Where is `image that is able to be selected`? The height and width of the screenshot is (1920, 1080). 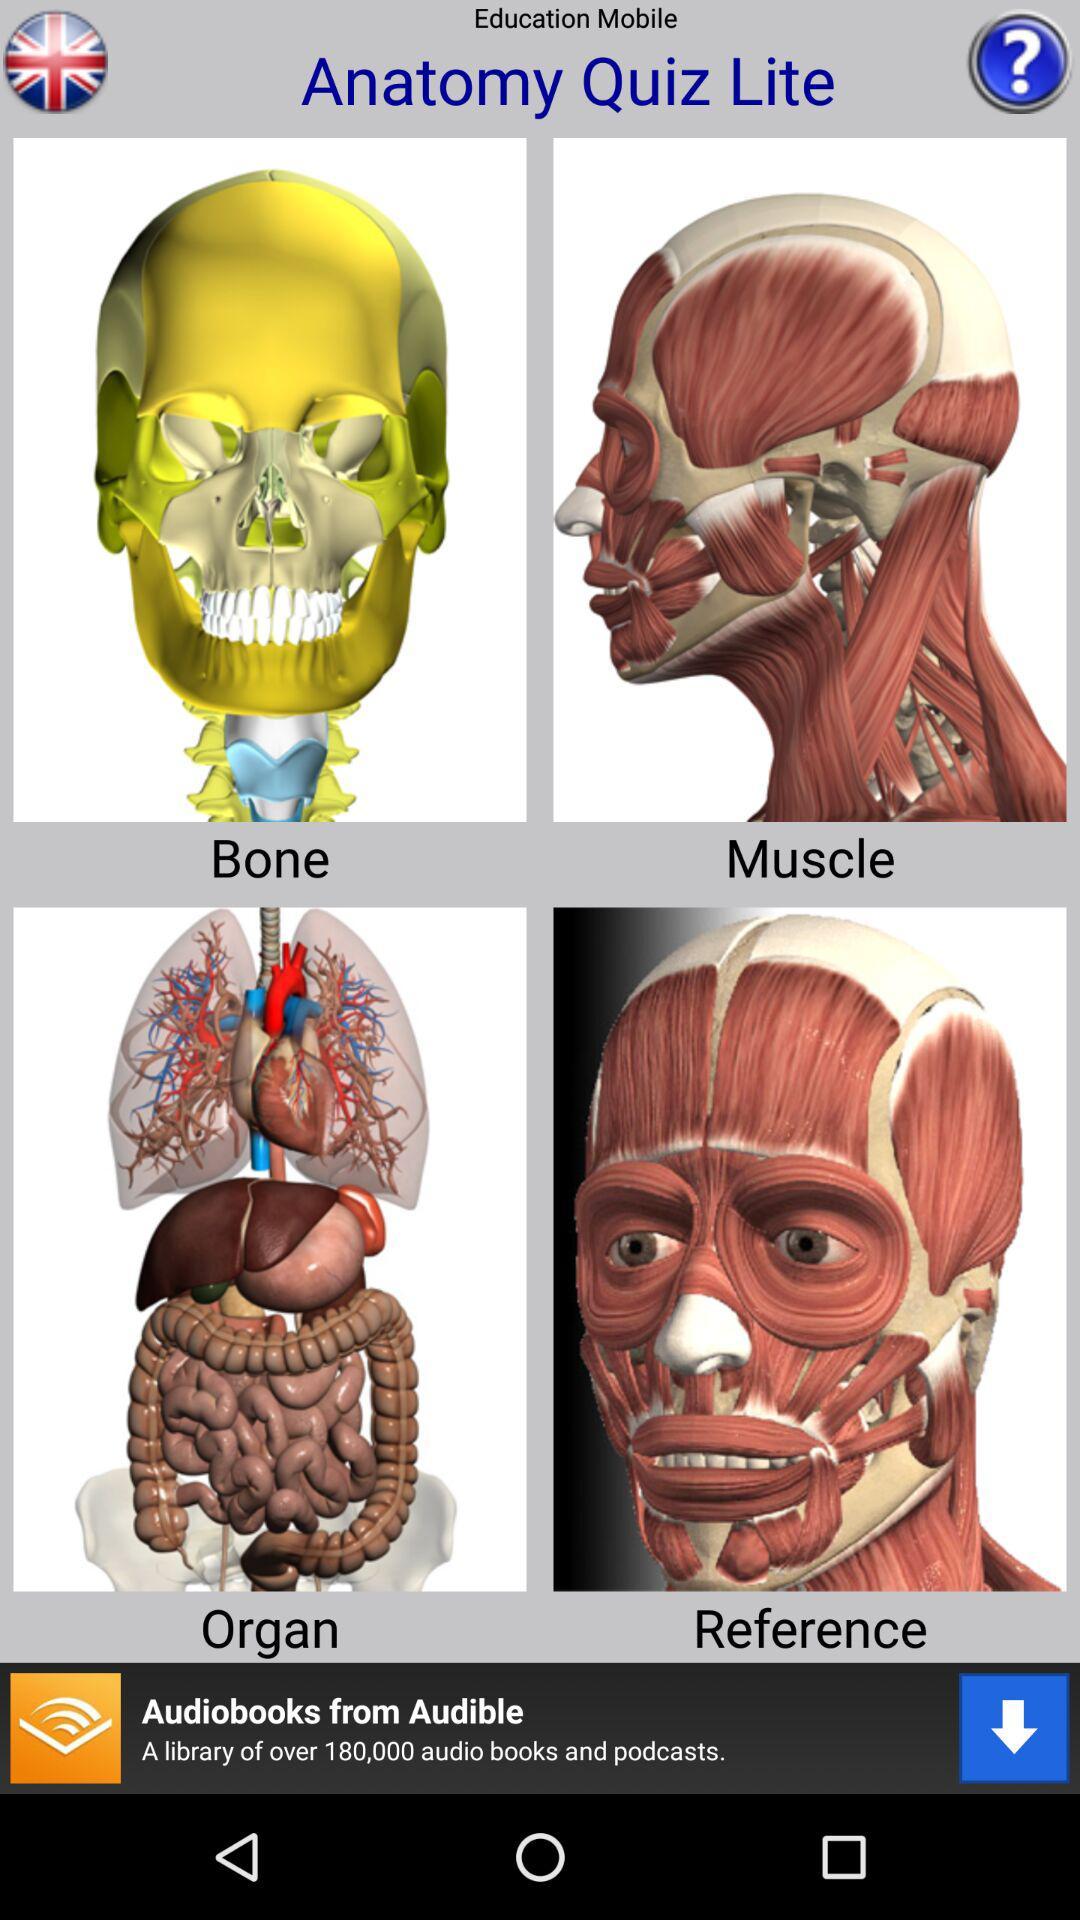
image that is able to be selected is located at coordinates (270, 471).